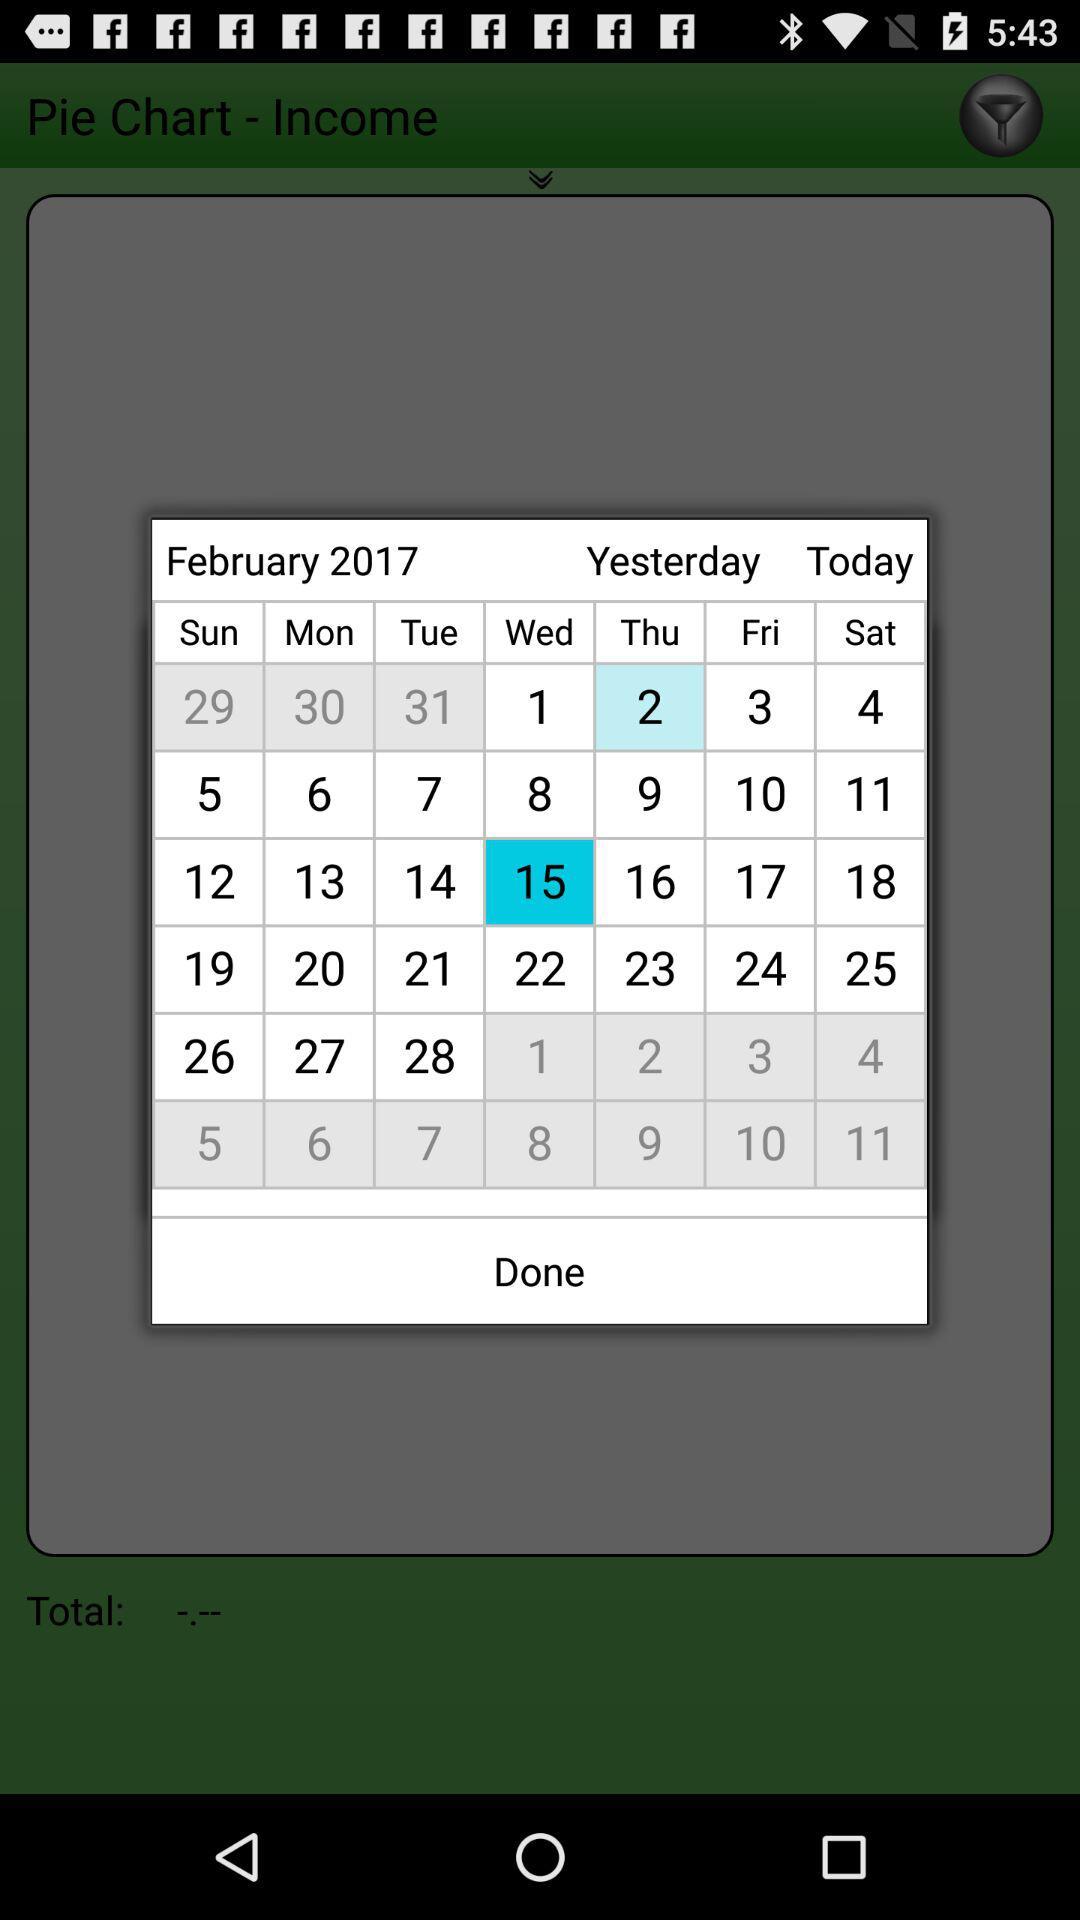 The height and width of the screenshot is (1920, 1080). What do you see at coordinates (858, 559) in the screenshot?
I see `icon next to yesterday` at bounding box center [858, 559].